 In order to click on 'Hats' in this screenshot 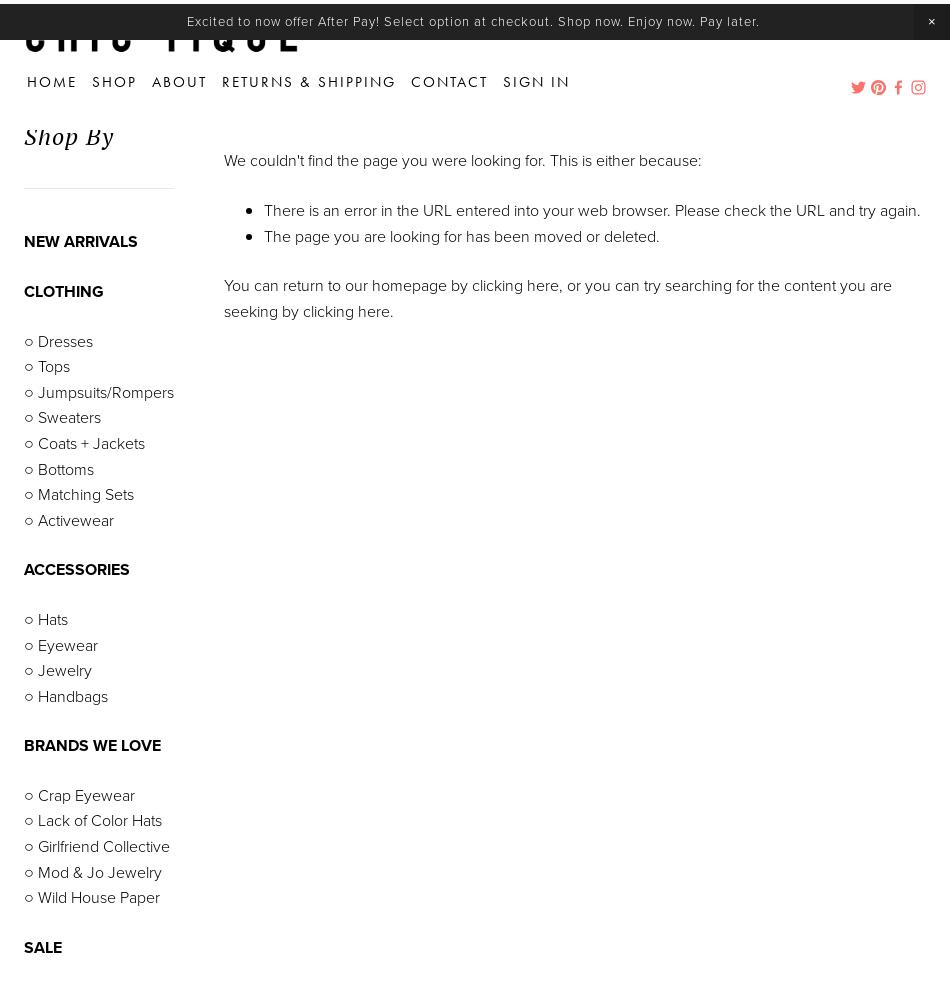, I will do `click(51, 617)`.